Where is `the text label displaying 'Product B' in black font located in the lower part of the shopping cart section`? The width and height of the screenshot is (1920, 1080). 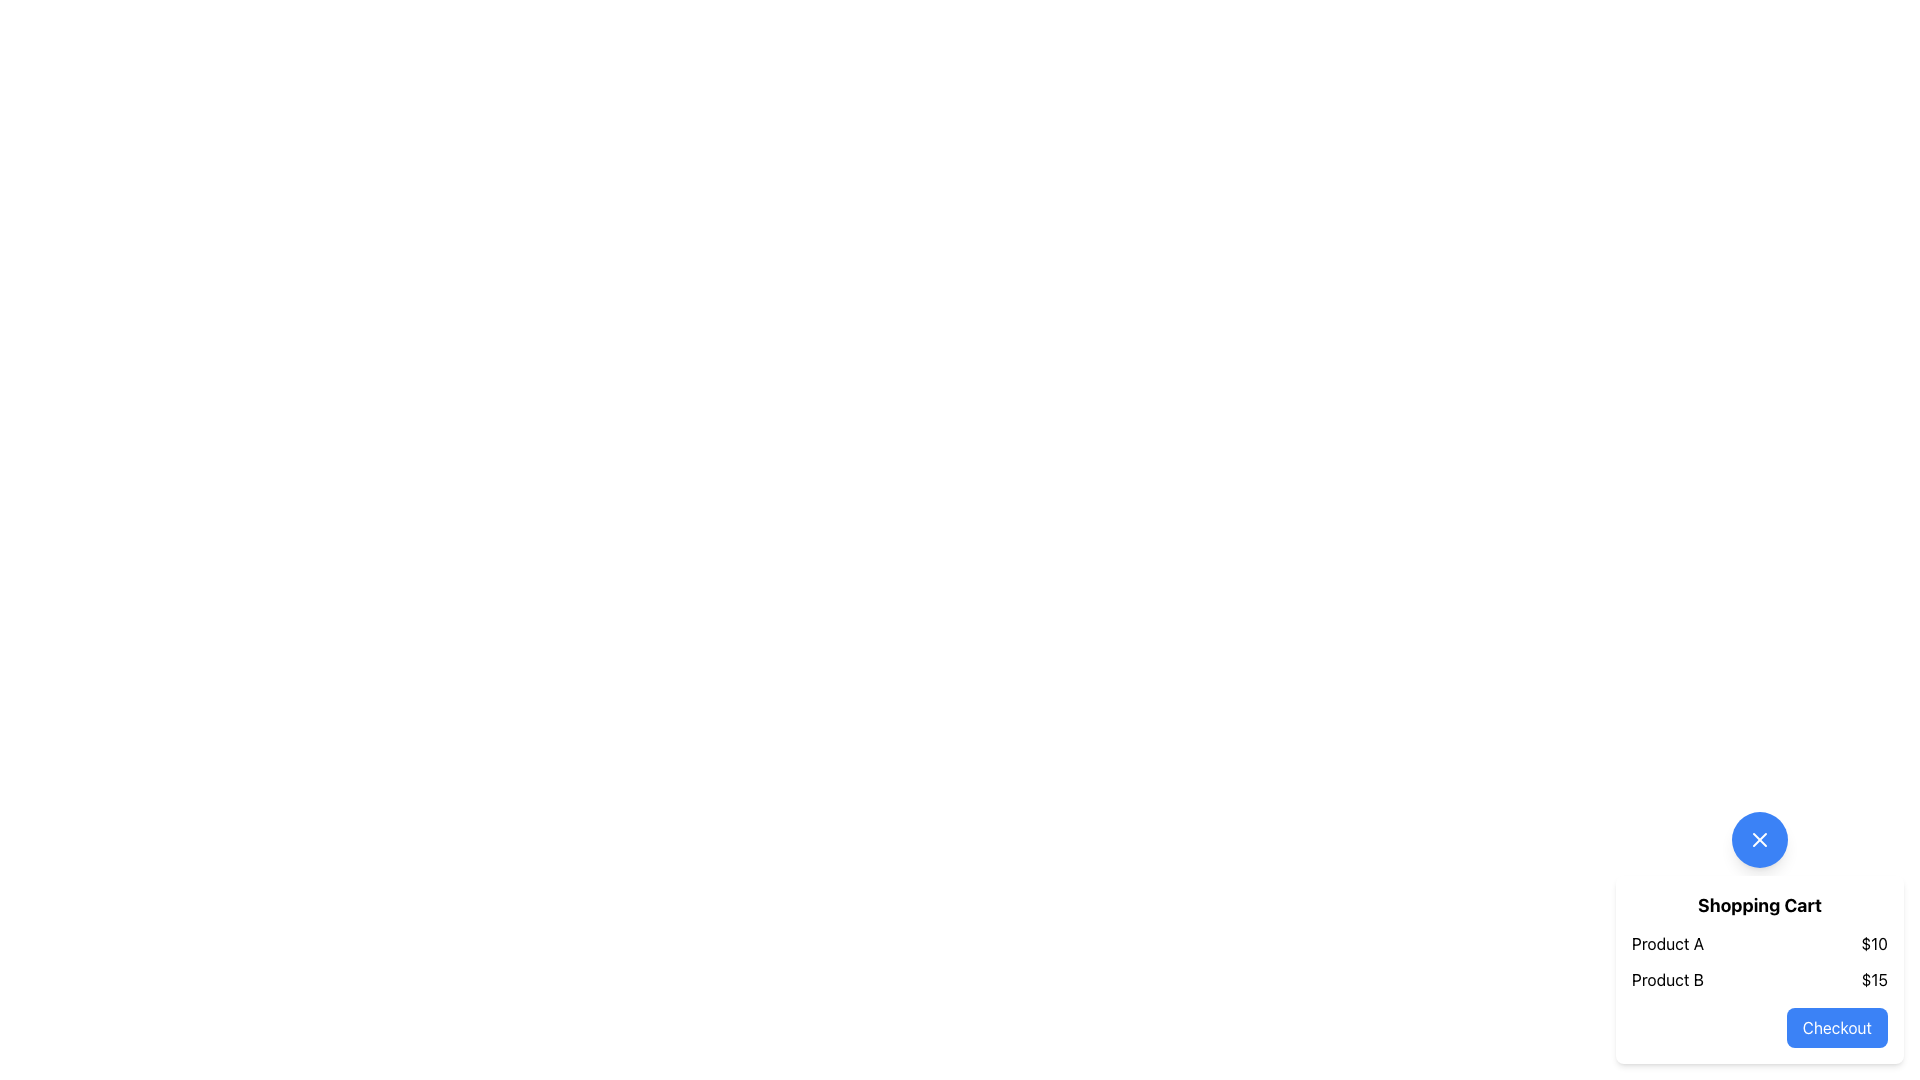 the text label displaying 'Product B' in black font located in the lower part of the shopping cart section is located at coordinates (1667, 978).